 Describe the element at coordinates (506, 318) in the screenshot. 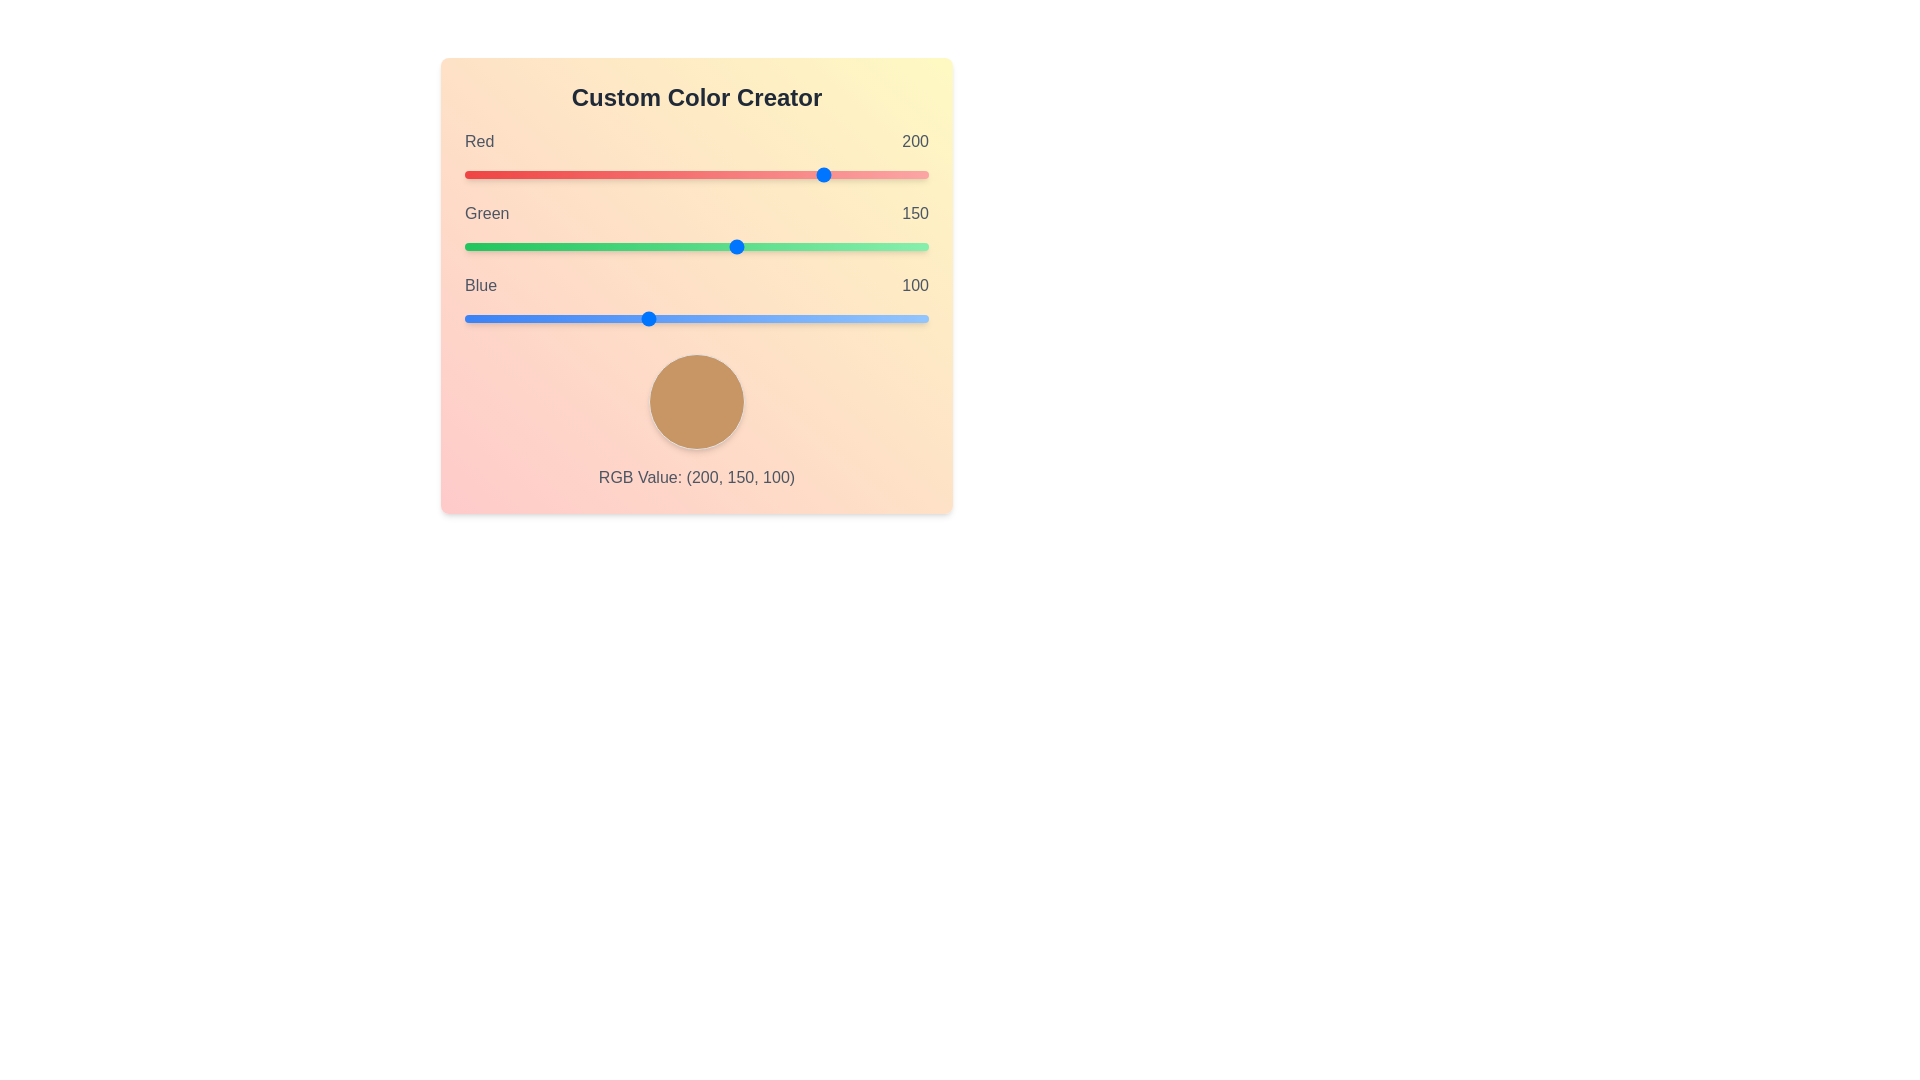

I see `the blue slider to set the blue value to 23` at that location.